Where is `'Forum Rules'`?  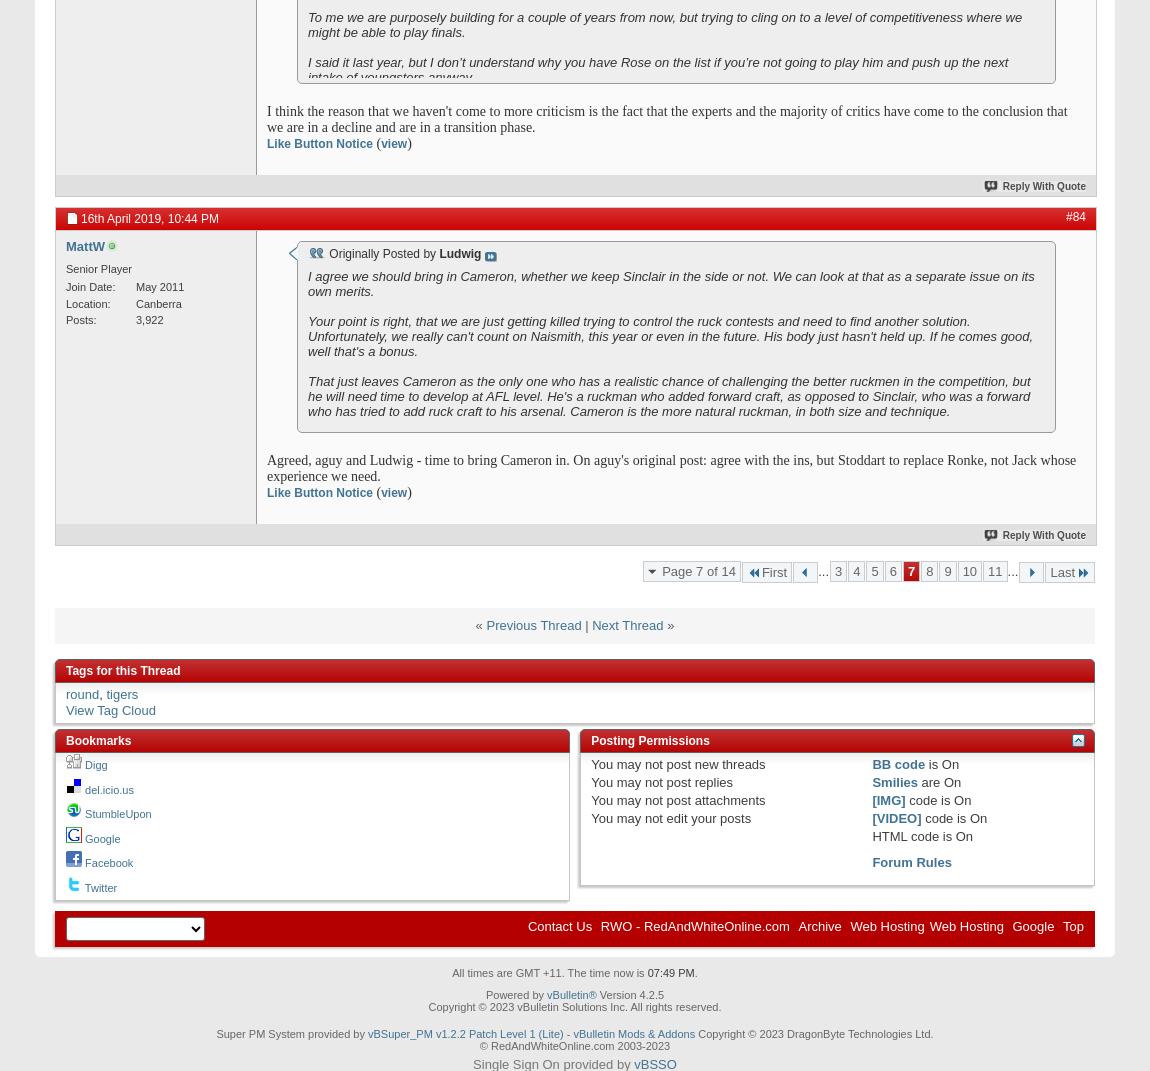
'Forum Rules' is located at coordinates (911, 862).